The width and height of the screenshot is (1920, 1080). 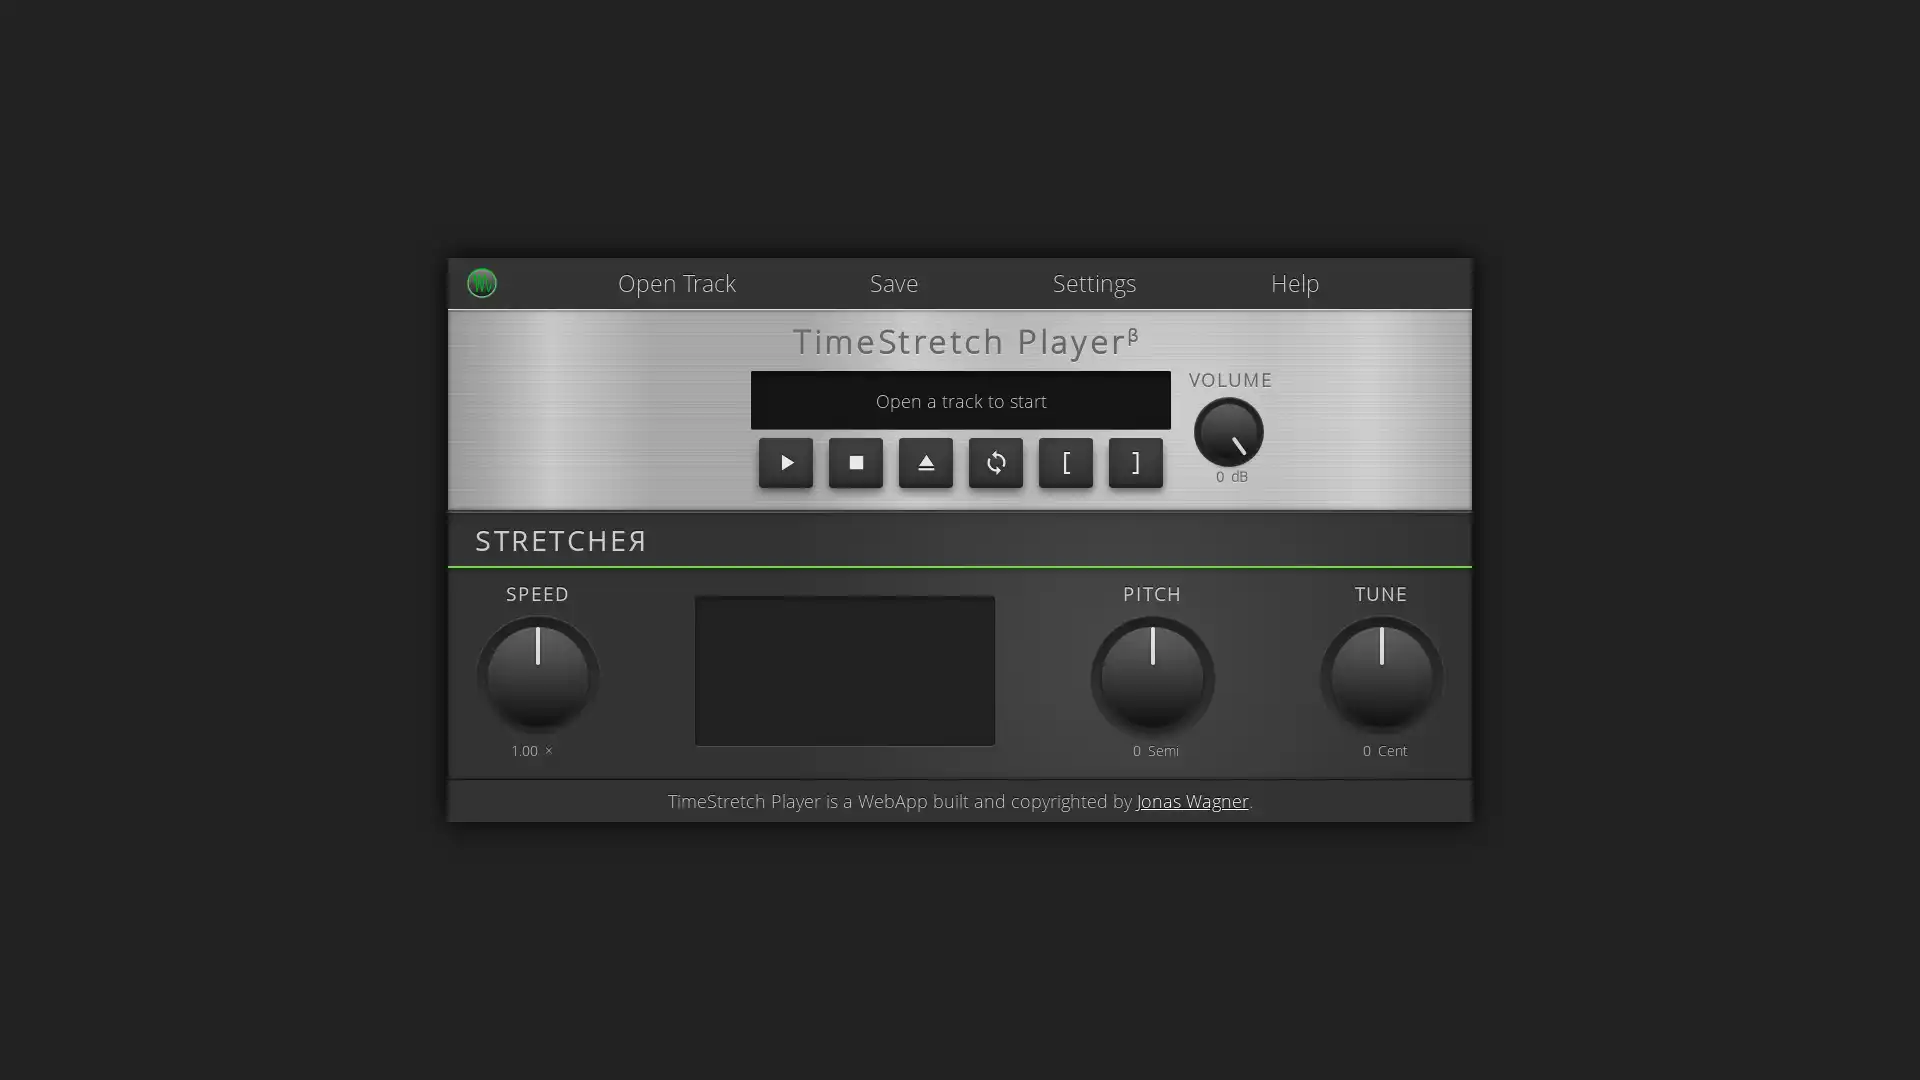 I want to click on Choose File, so click(x=624, y=270).